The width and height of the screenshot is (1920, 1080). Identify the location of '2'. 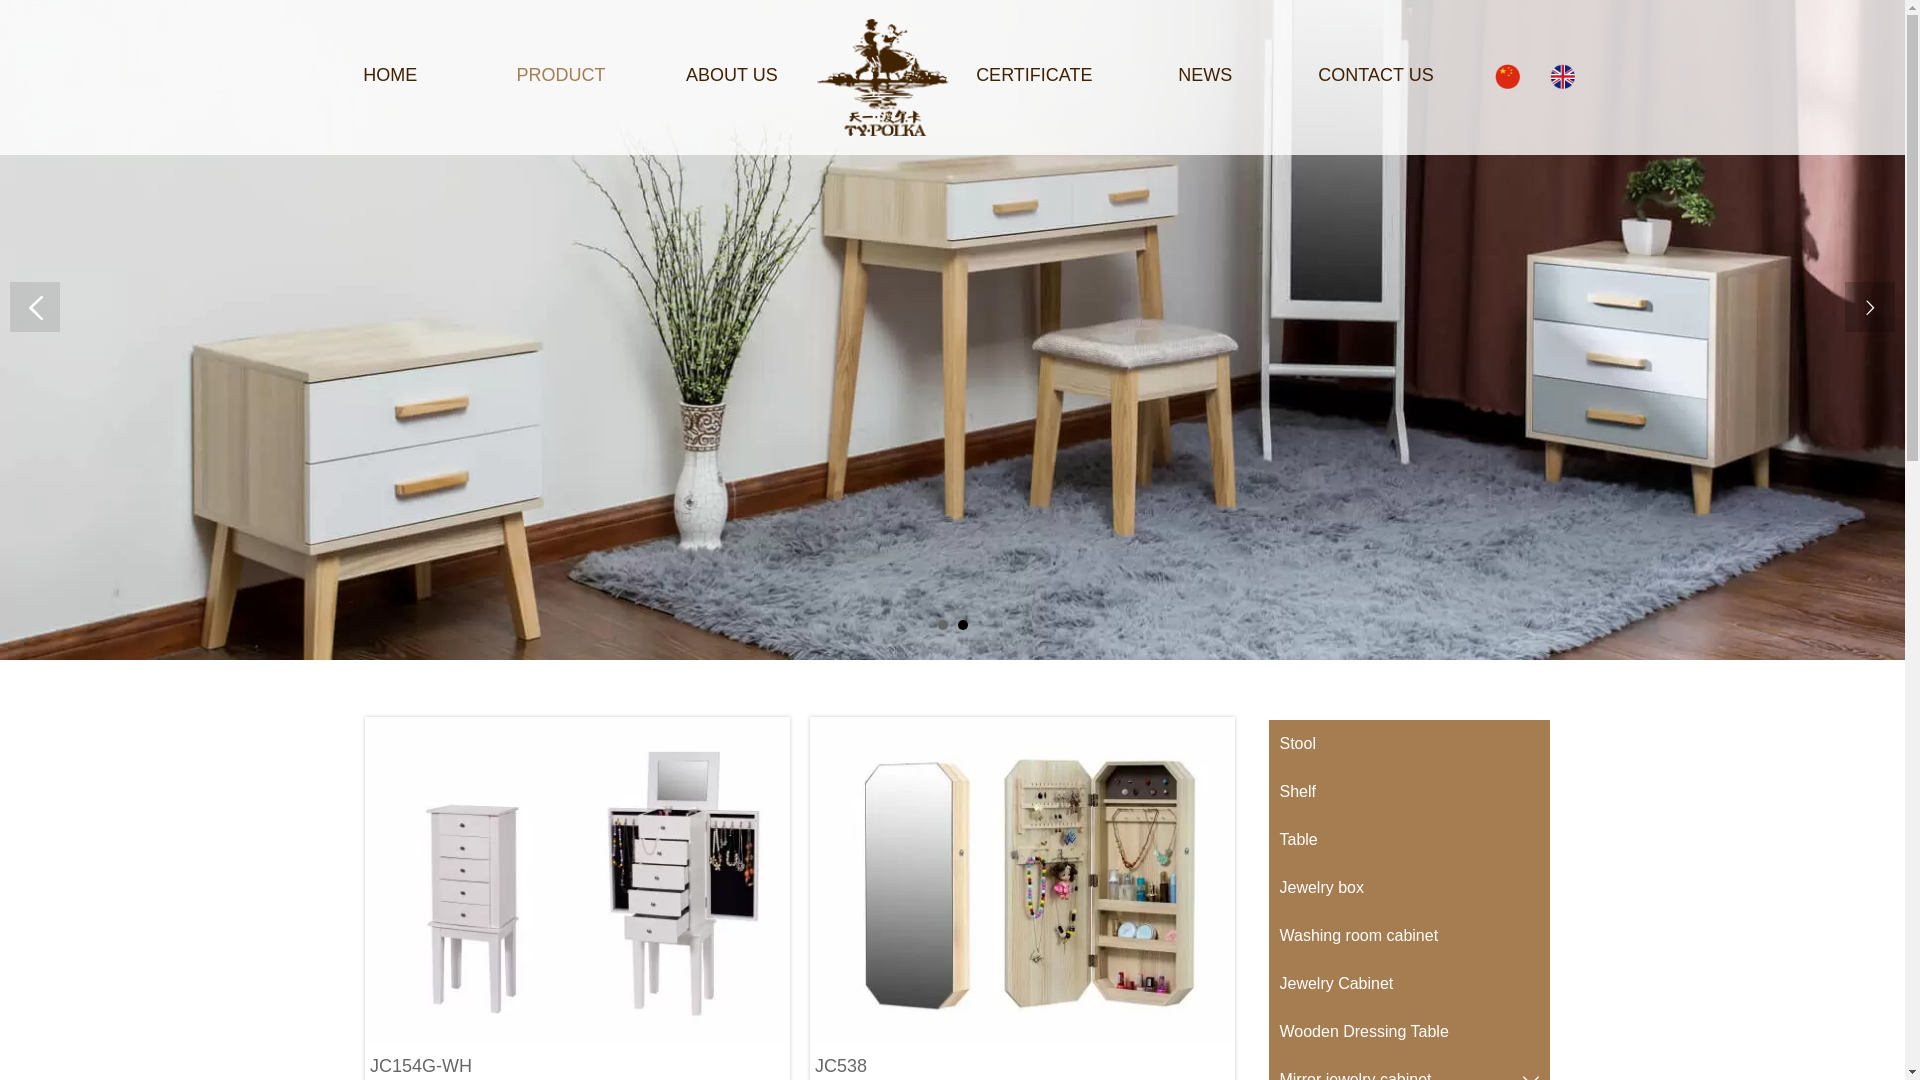
(963, 623).